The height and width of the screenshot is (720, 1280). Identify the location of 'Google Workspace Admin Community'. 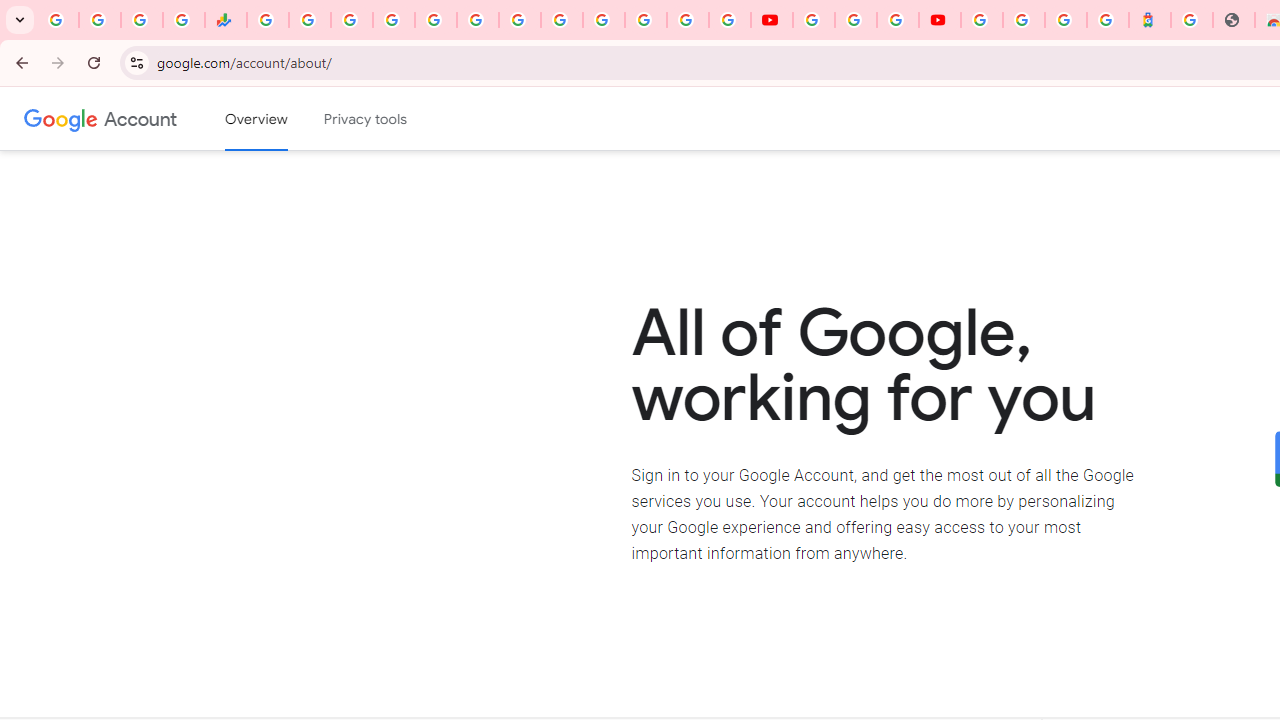
(58, 20).